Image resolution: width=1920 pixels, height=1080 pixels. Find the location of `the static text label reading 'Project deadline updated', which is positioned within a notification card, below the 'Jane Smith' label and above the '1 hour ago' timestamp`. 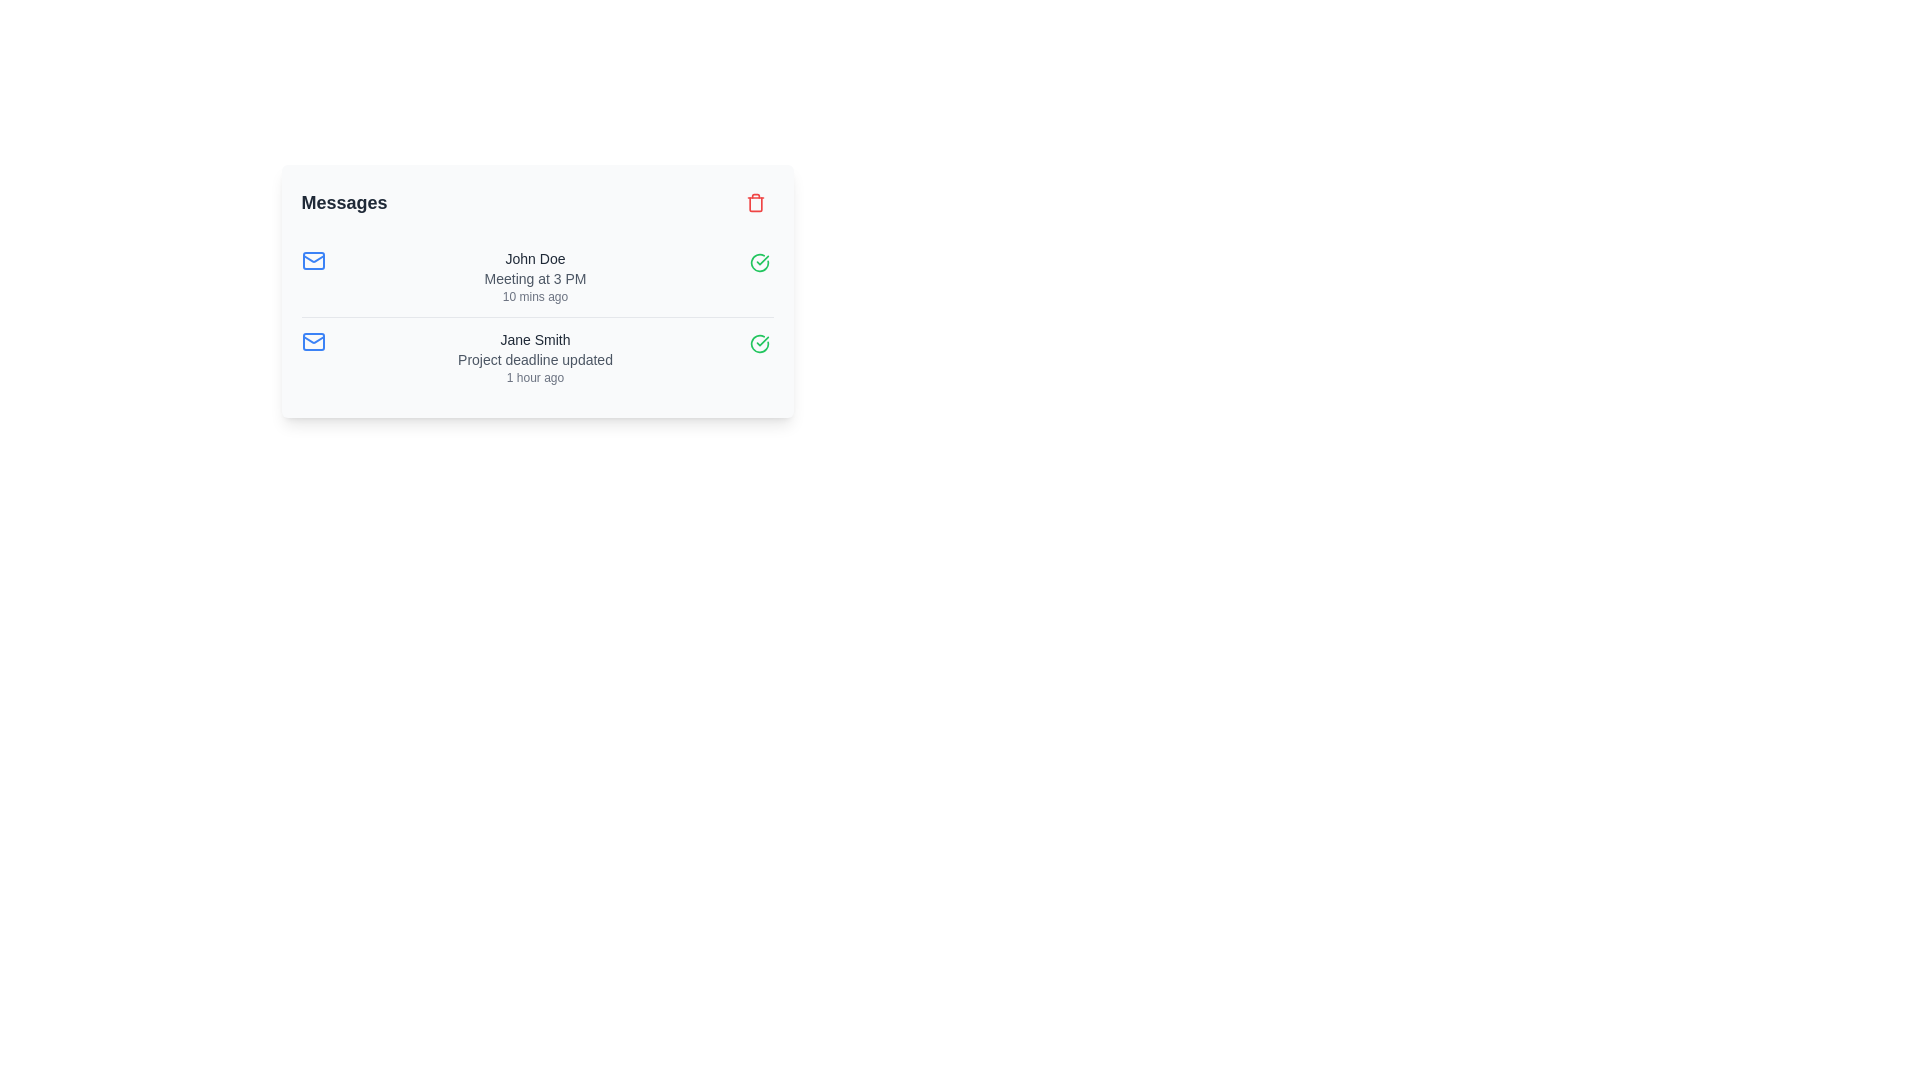

the static text label reading 'Project deadline updated', which is positioned within a notification card, below the 'Jane Smith' label and above the '1 hour ago' timestamp is located at coordinates (535, 358).